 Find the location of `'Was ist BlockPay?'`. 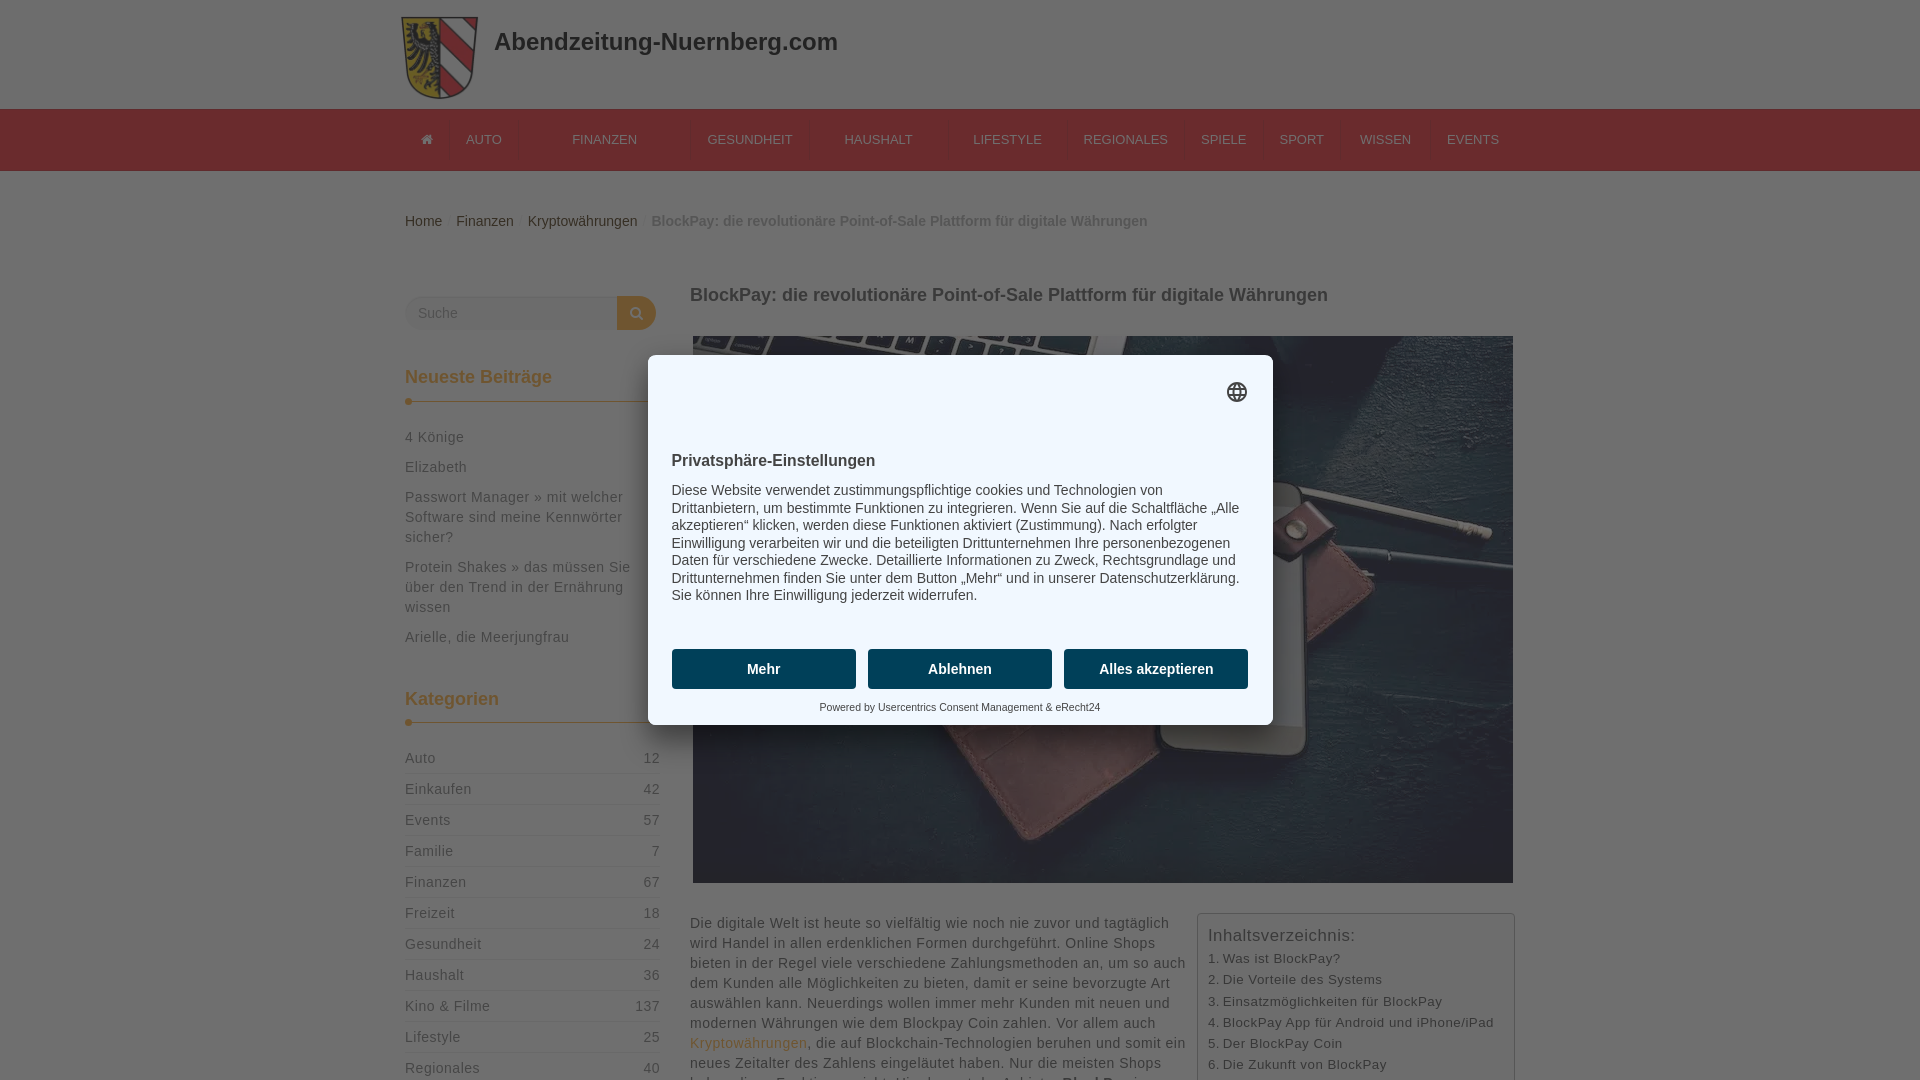

'Was ist BlockPay?' is located at coordinates (1200, 957).